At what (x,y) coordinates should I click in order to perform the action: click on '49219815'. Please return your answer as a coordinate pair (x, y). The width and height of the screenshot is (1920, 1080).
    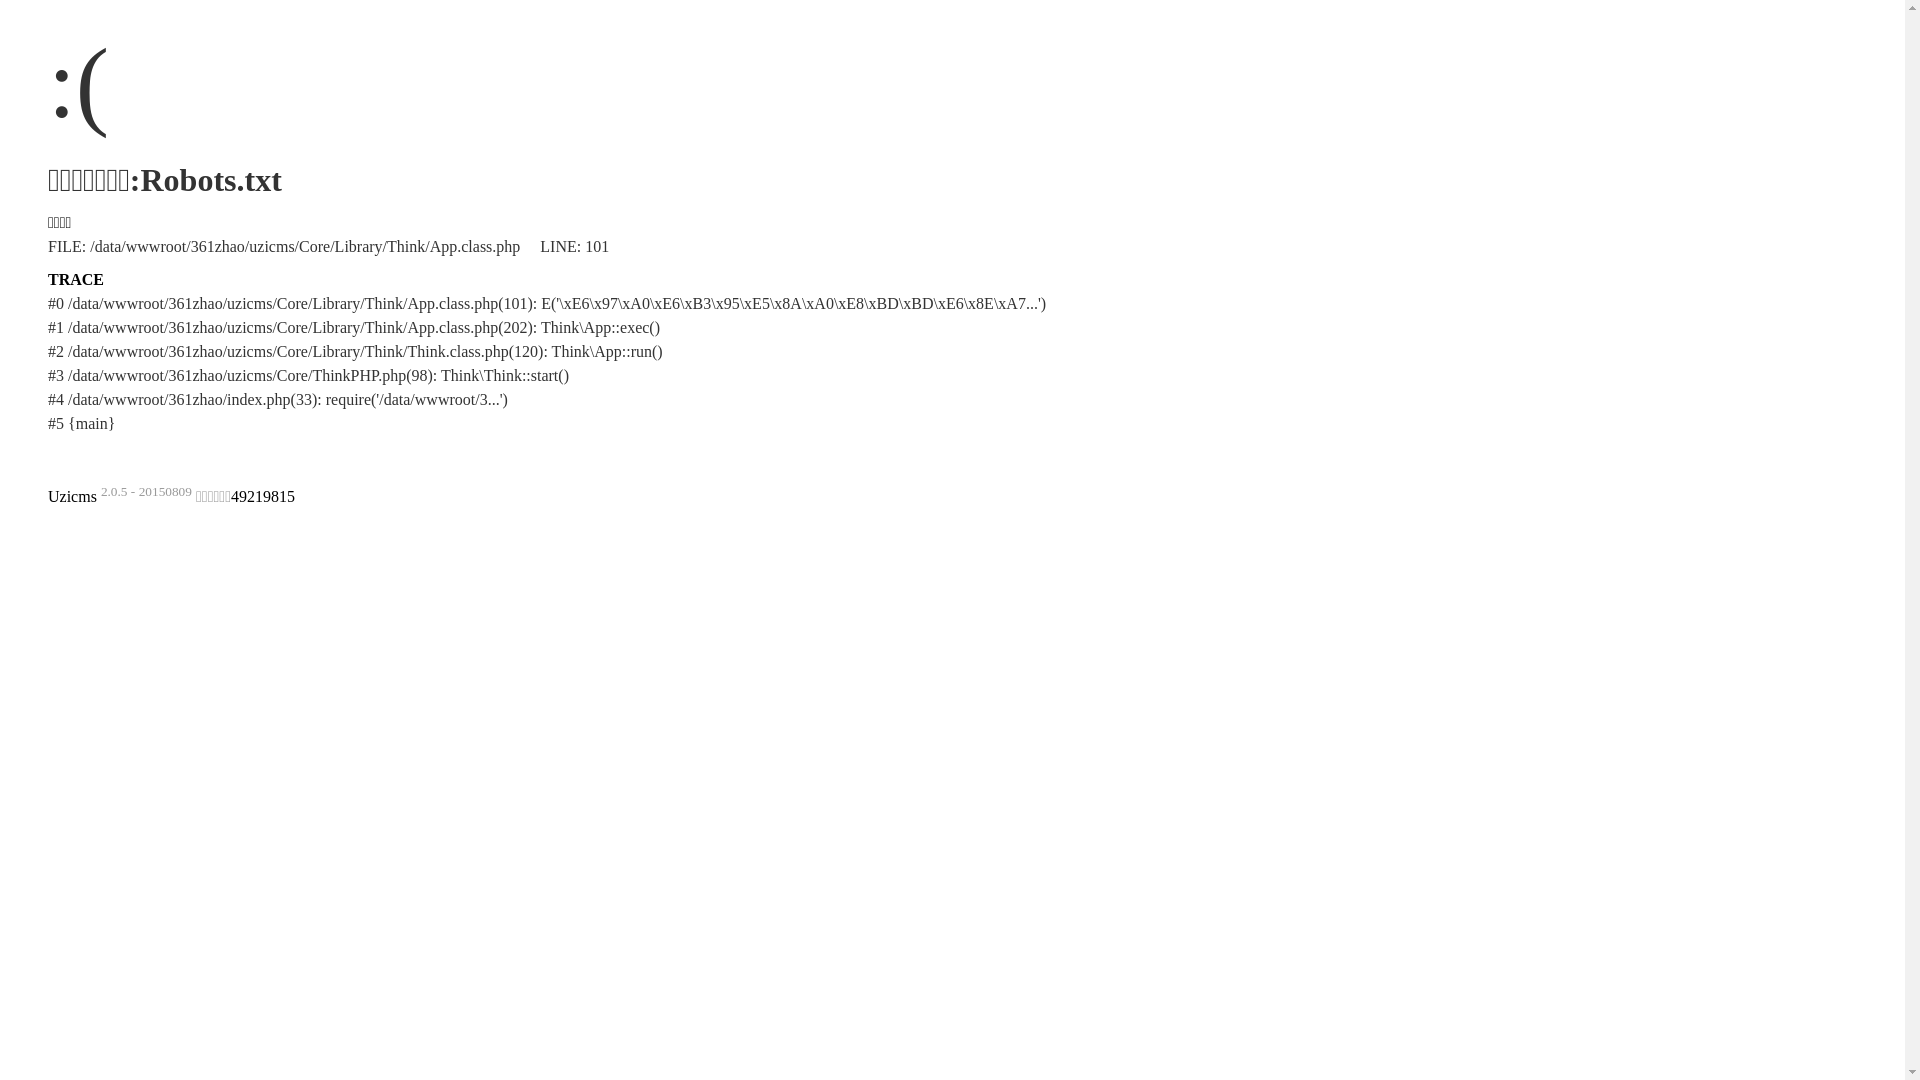
    Looking at the image, I should click on (230, 495).